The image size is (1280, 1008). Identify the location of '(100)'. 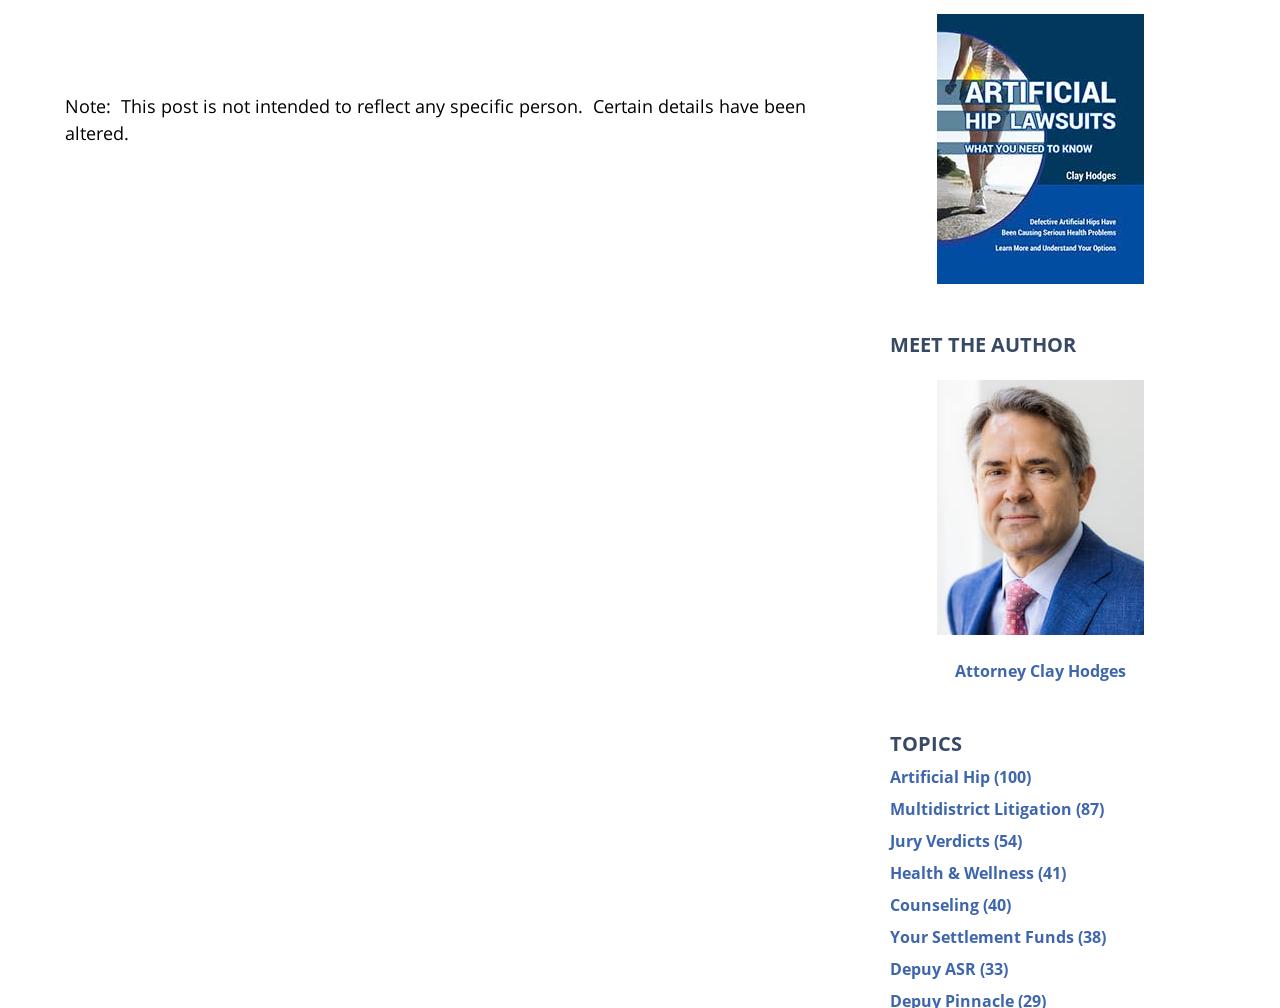
(1012, 775).